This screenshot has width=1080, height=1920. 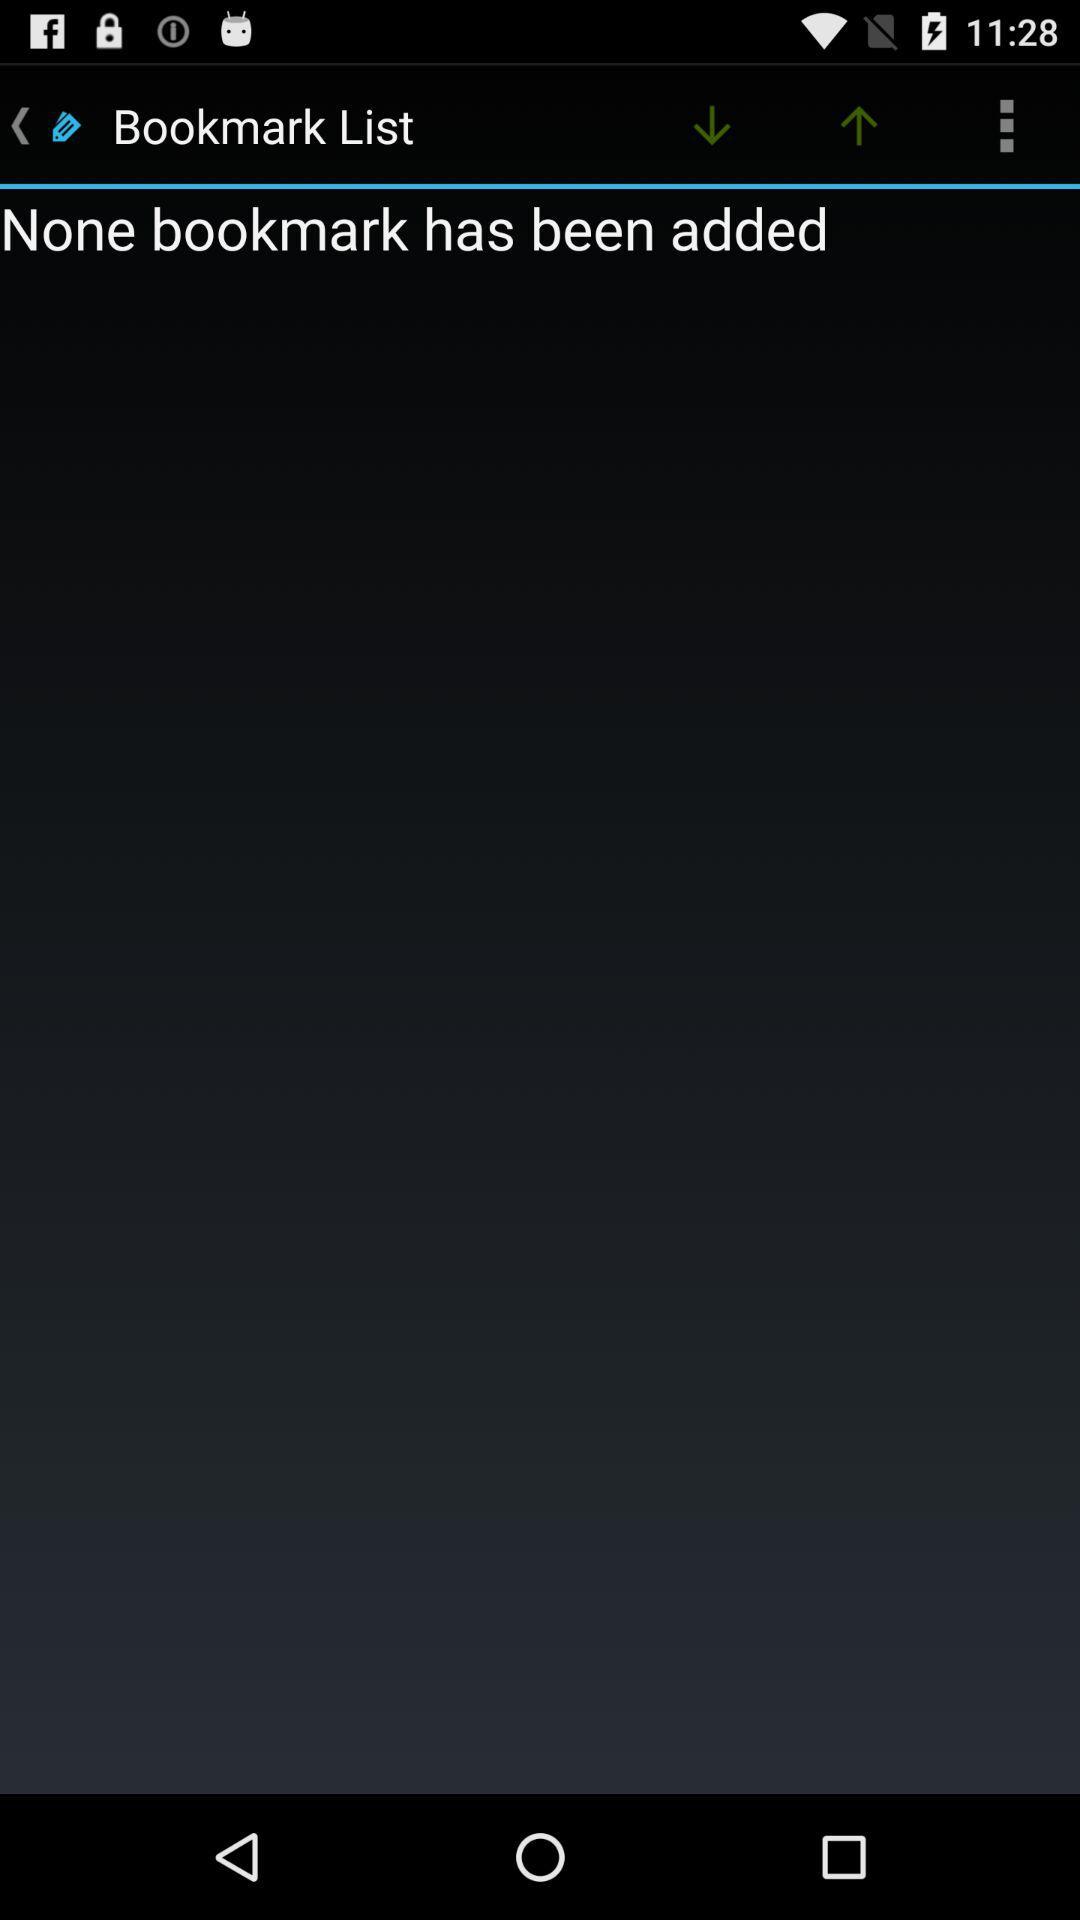 What do you see at coordinates (711, 124) in the screenshot?
I see `item to the right of the bookmark list app` at bounding box center [711, 124].